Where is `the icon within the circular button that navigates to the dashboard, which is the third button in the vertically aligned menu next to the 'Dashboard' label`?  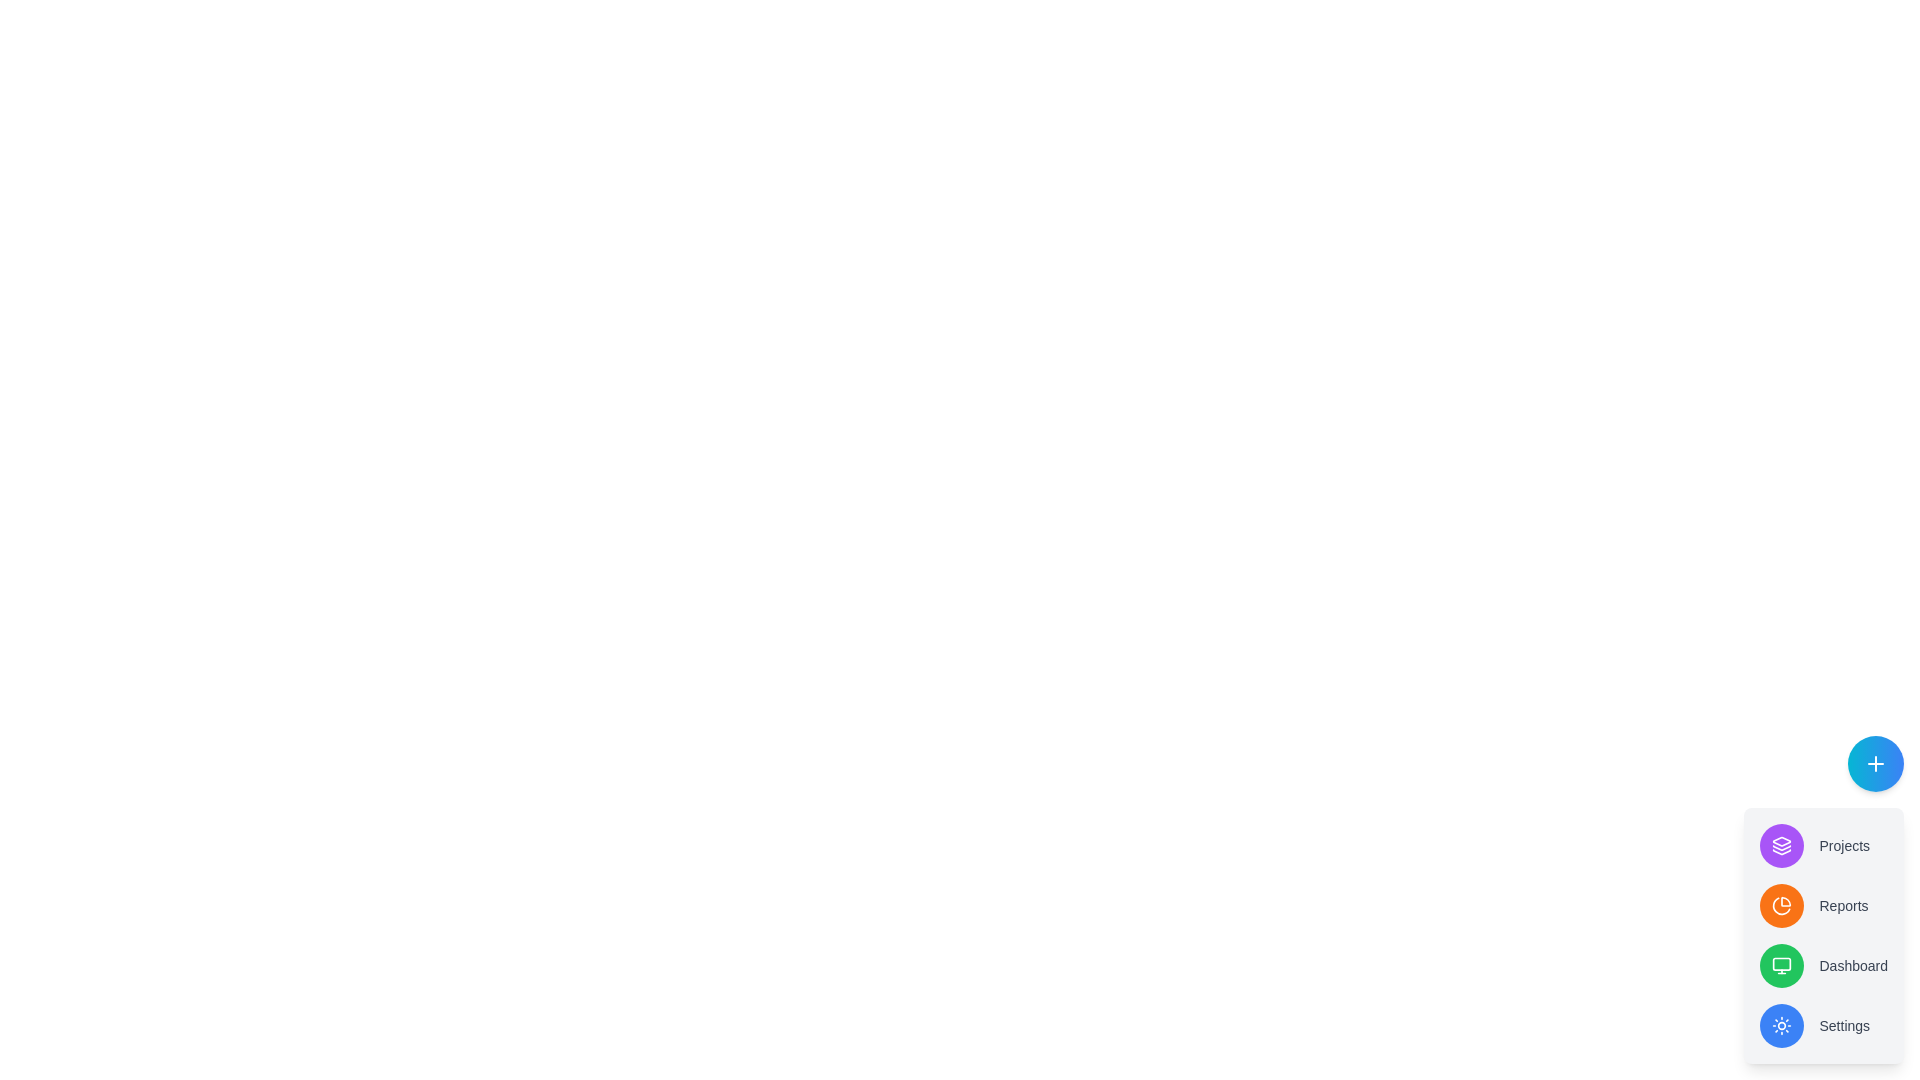
the icon within the circular button that navigates to the dashboard, which is the third button in the vertically aligned menu next to the 'Dashboard' label is located at coordinates (1781, 964).